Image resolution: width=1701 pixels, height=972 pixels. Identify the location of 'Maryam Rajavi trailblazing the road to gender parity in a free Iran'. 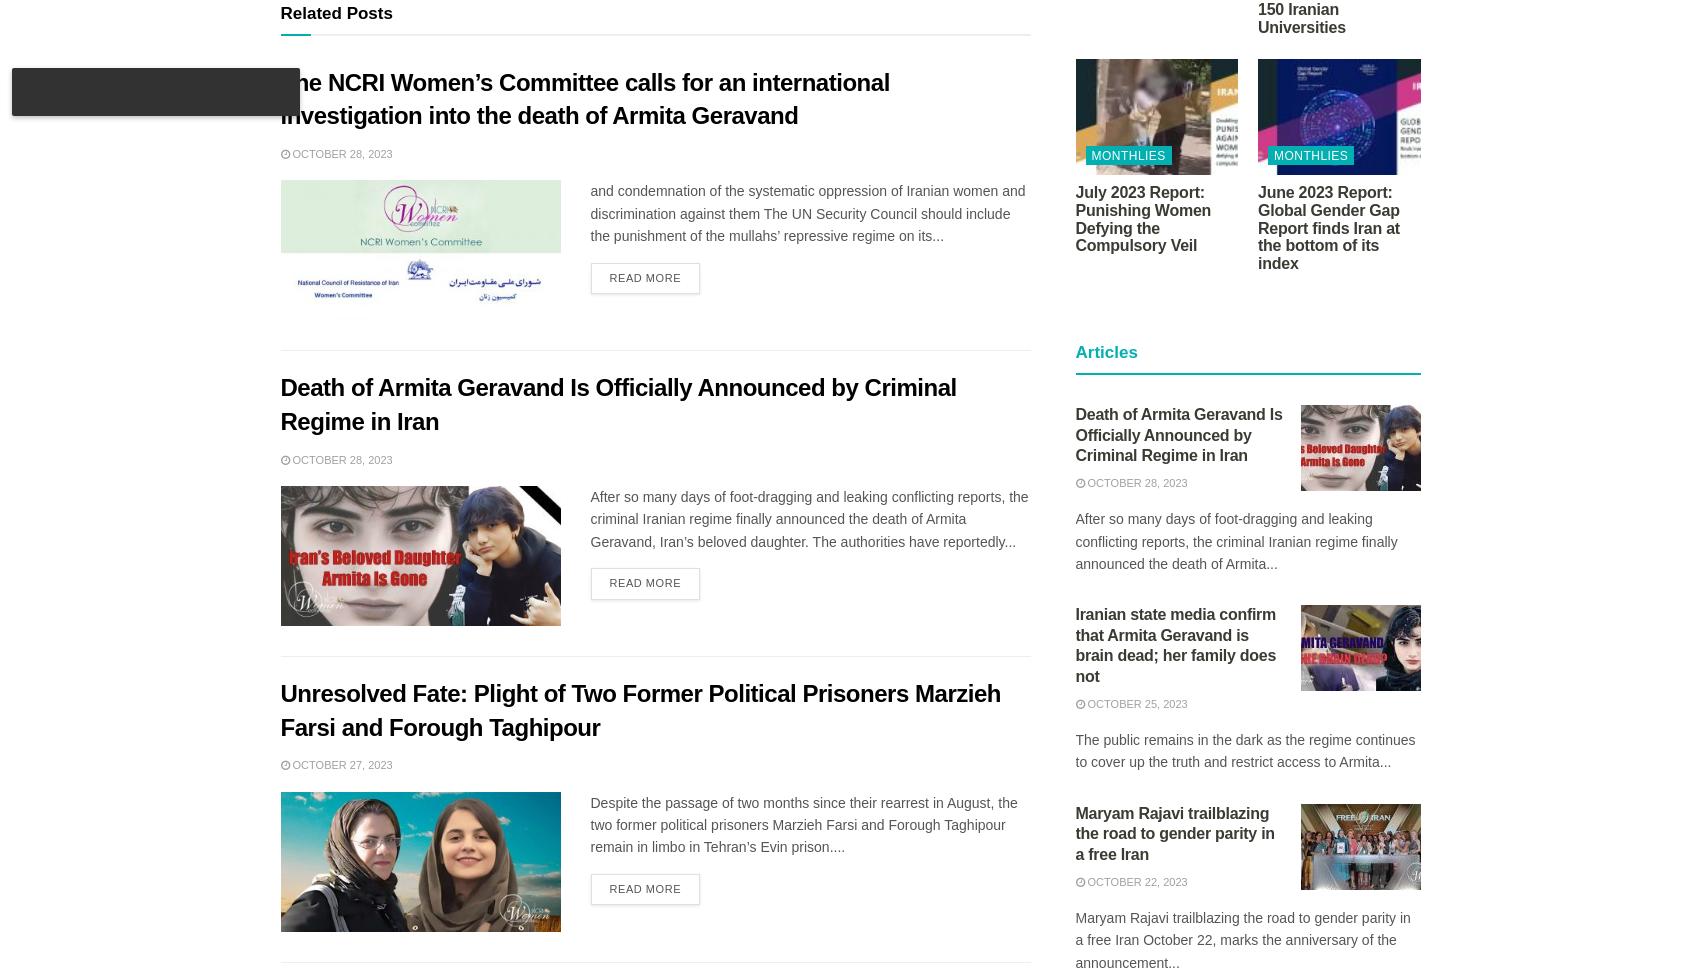
(1173, 832).